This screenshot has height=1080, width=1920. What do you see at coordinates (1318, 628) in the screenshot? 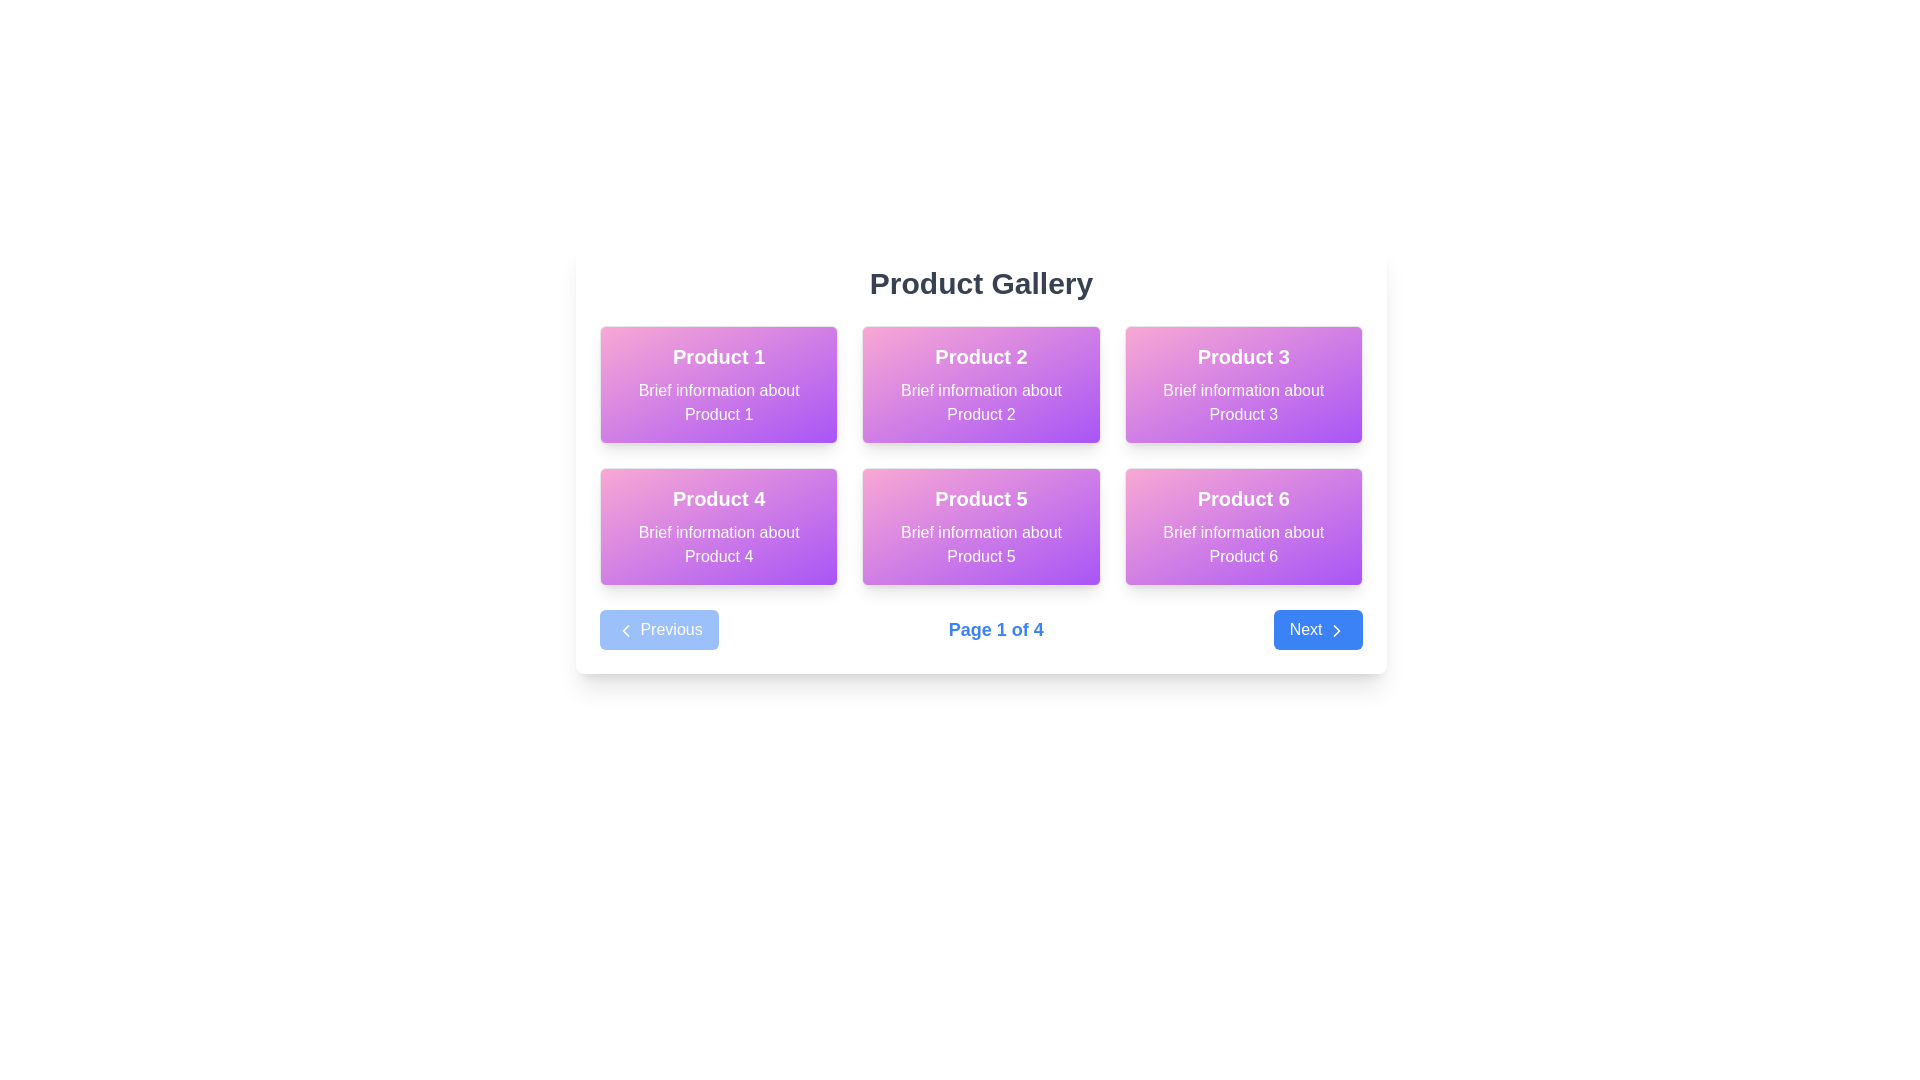
I see `the blue 'Next' button with rounded corners and white text` at bounding box center [1318, 628].